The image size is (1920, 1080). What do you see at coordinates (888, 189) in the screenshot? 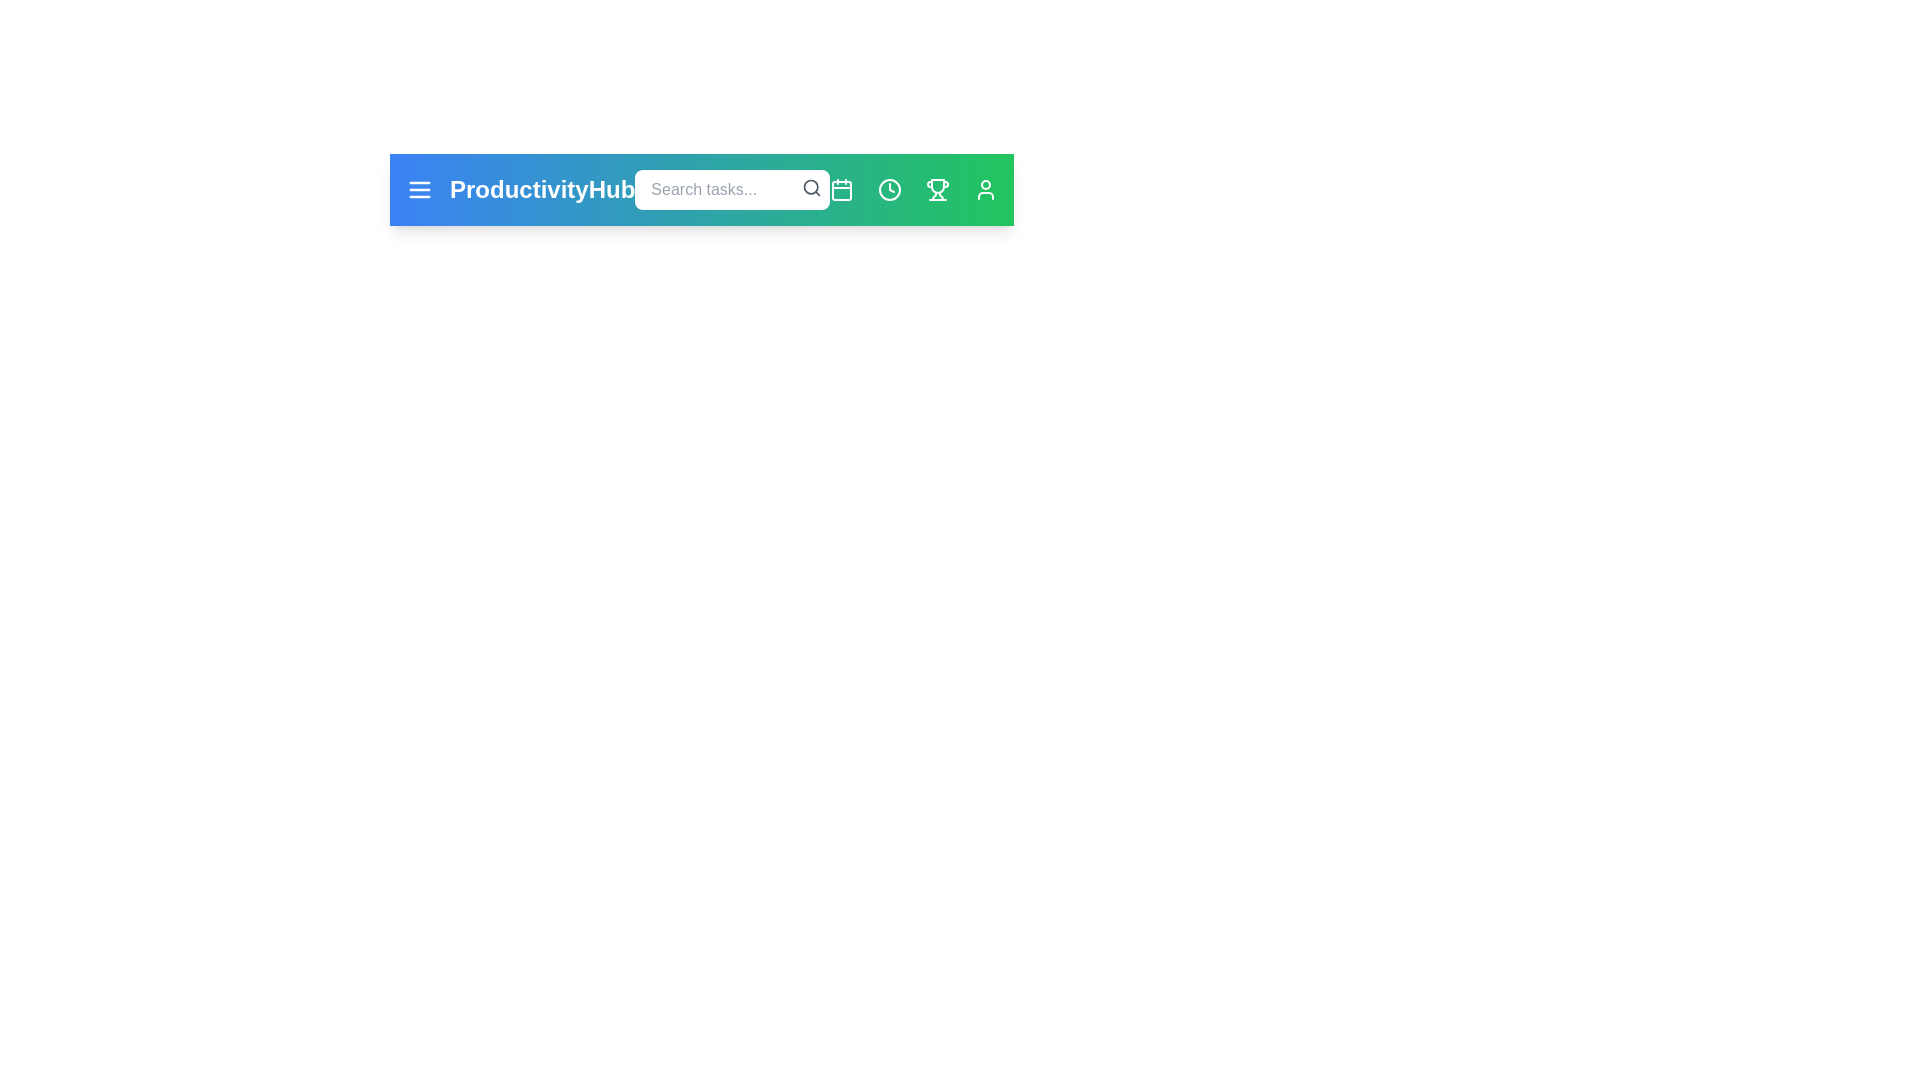
I see `the clock icon to access time management settings` at bounding box center [888, 189].